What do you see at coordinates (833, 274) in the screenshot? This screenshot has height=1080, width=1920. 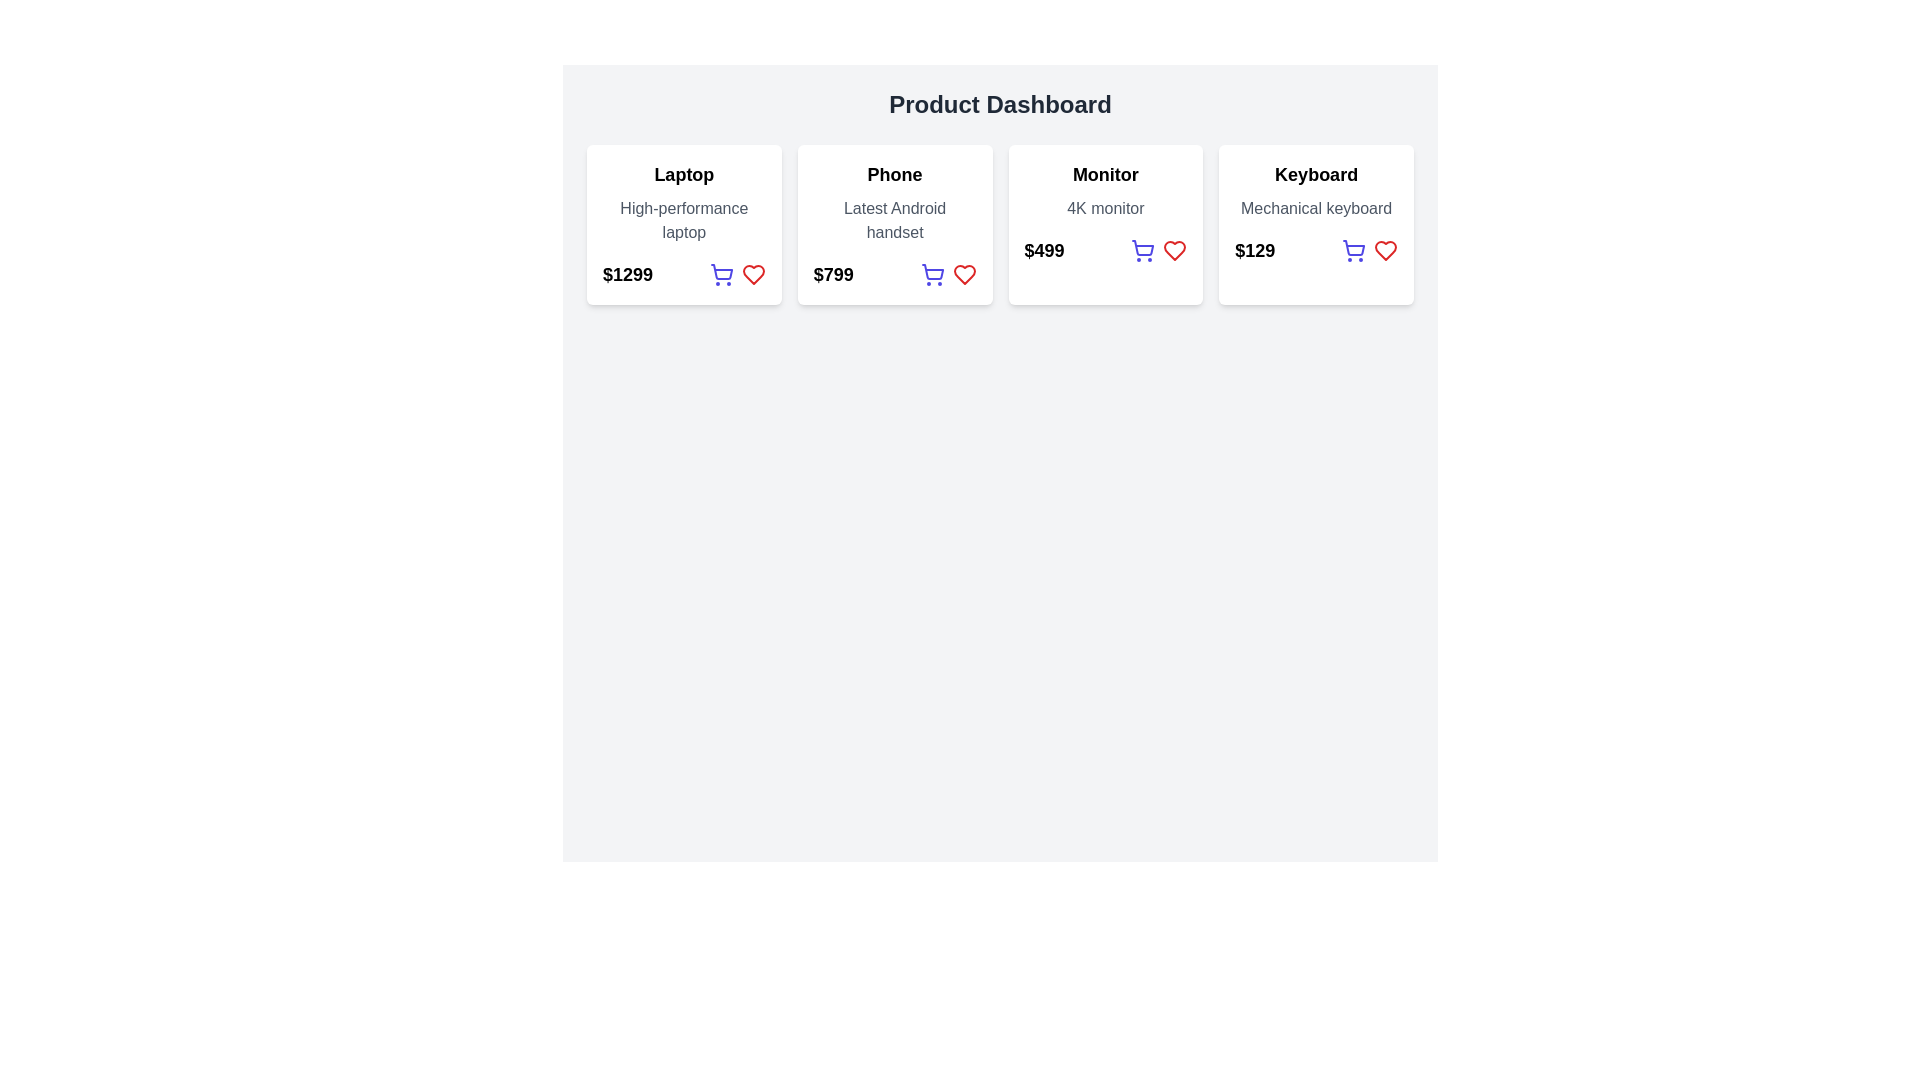 I see `the price text label of the product 'Phone', which is located in the second card from the left and positioned at the bottom-left section of the card, below the product name and above the cart and wishlist icons` at bounding box center [833, 274].